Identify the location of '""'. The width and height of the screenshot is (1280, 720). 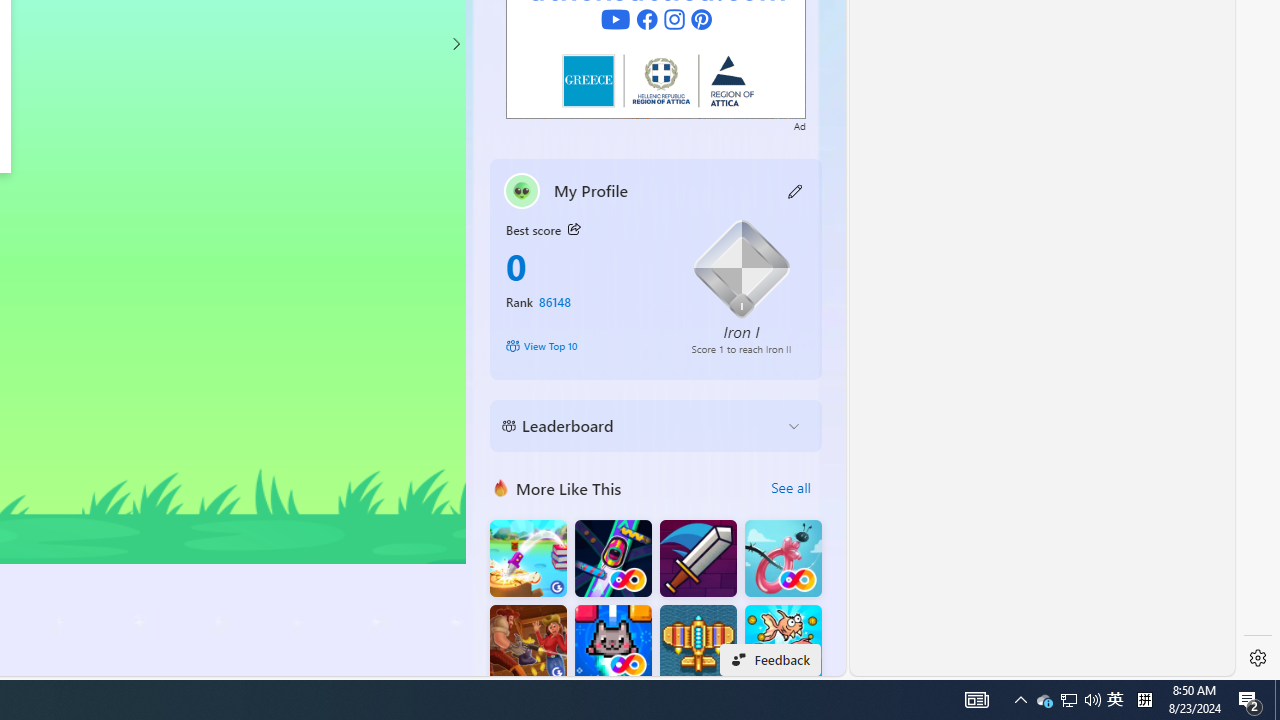
(522, 190).